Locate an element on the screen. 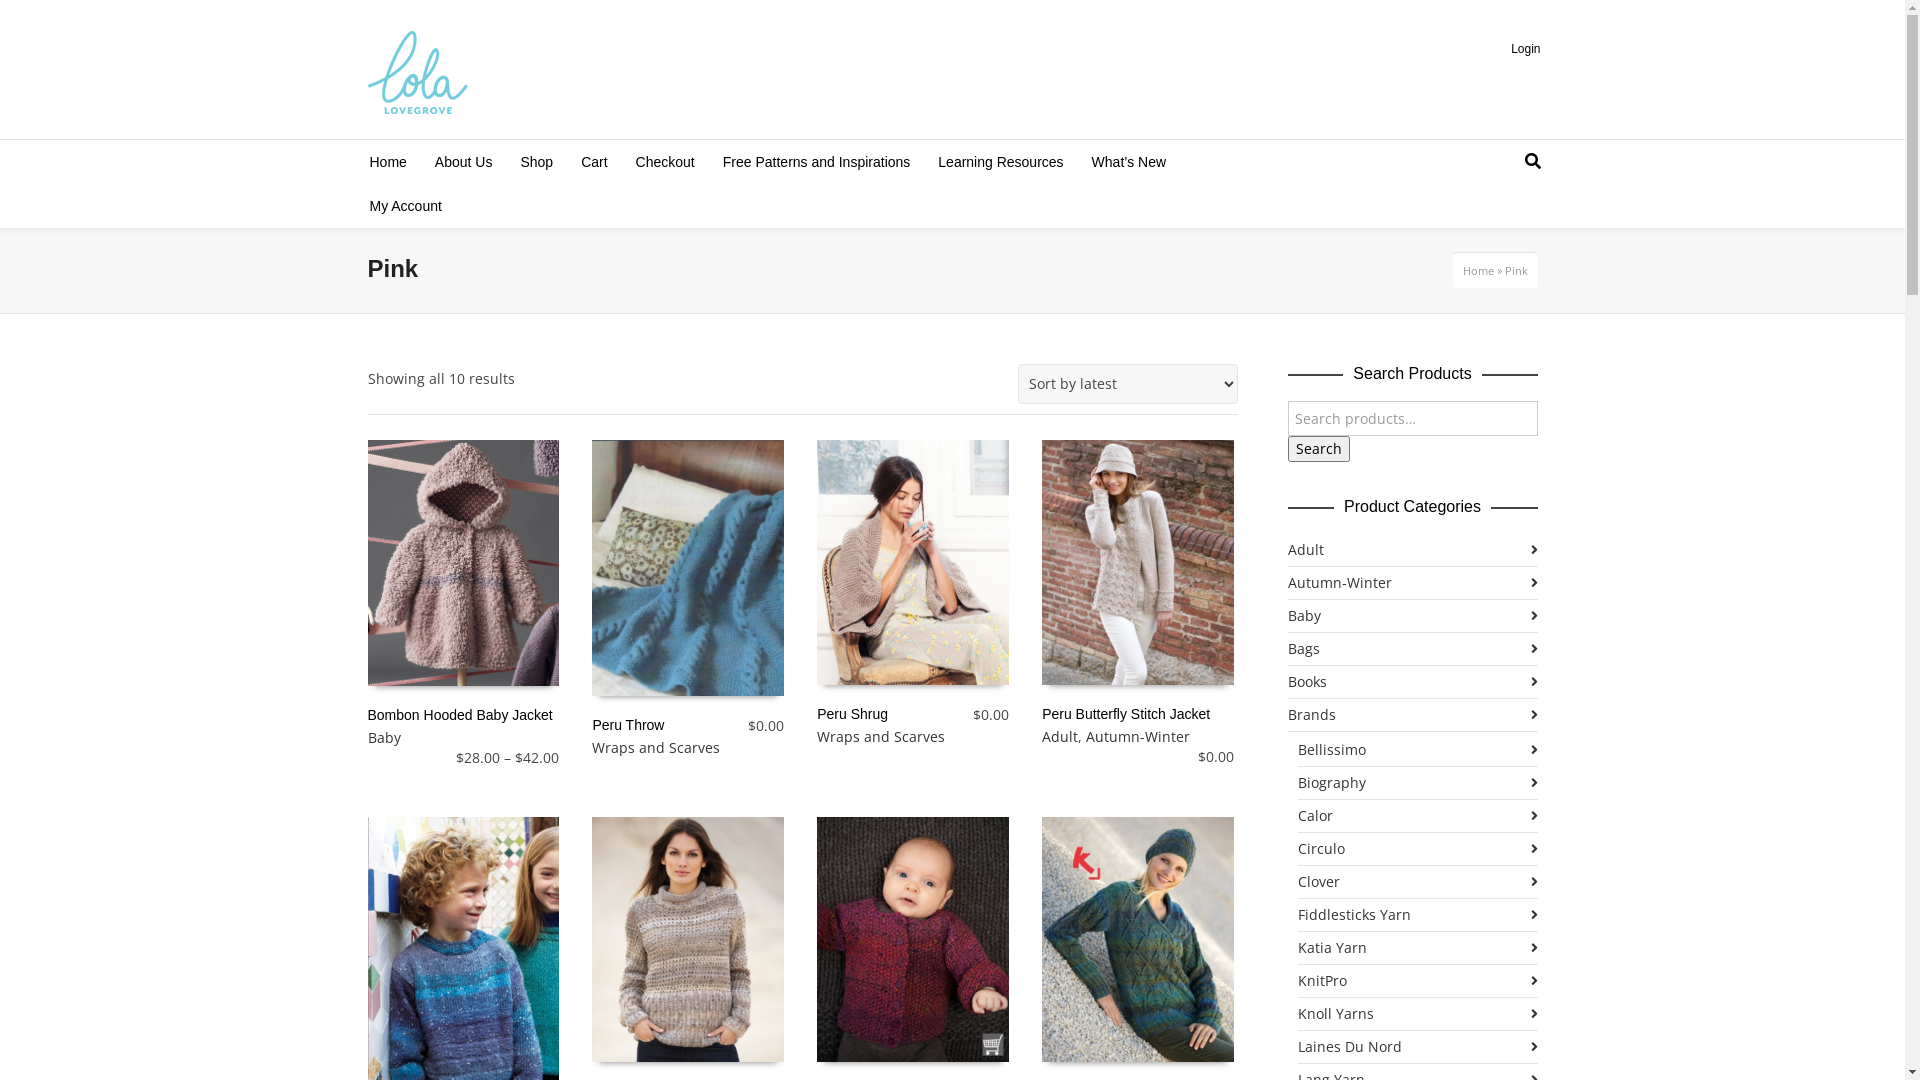 The width and height of the screenshot is (1920, 1080). 'Peru Throw' is located at coordinates (627, 725).